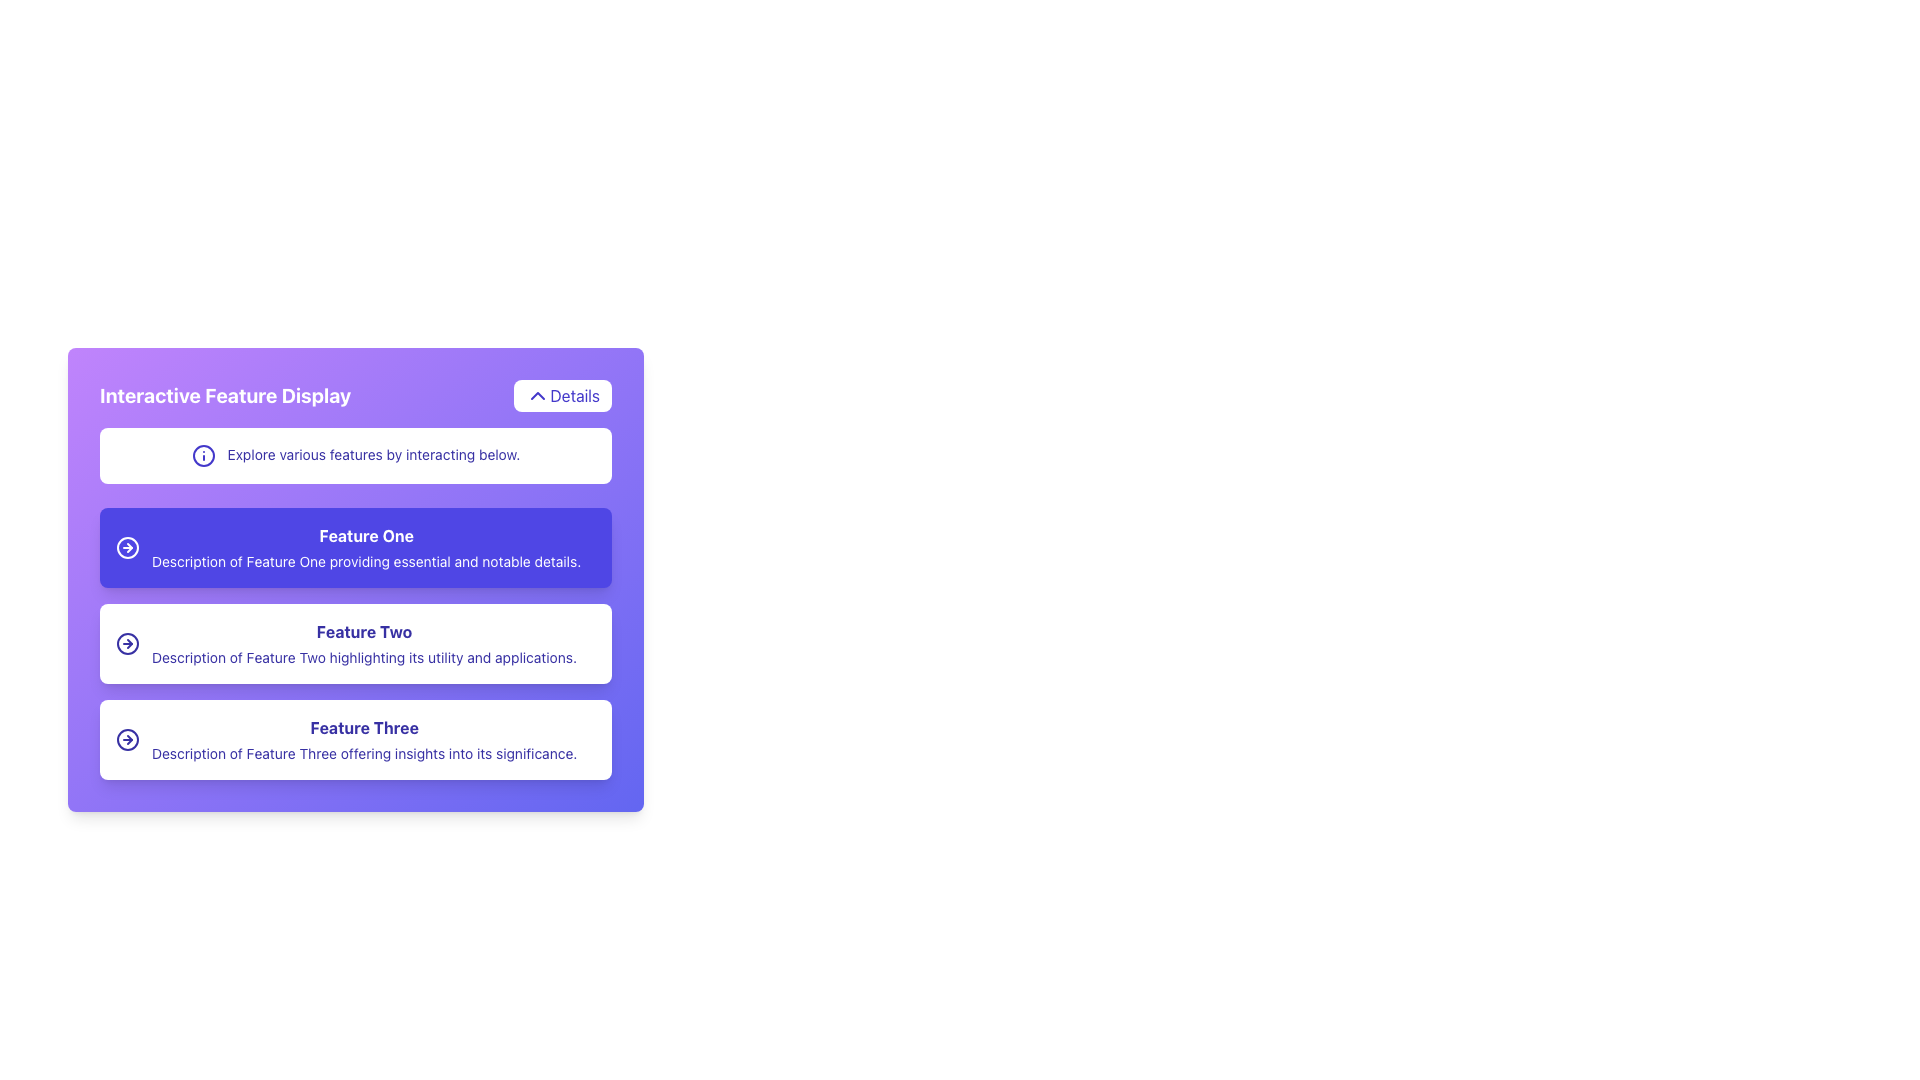 The height and width of the screenshot is (1080, 1920). What do you see at coordinates (127, 644) in the screenshot?
I see `the navigation icon located to the left of the text 'Feature Two' in the interface, which signifies progression or selection` at bounding box center [127, 644].